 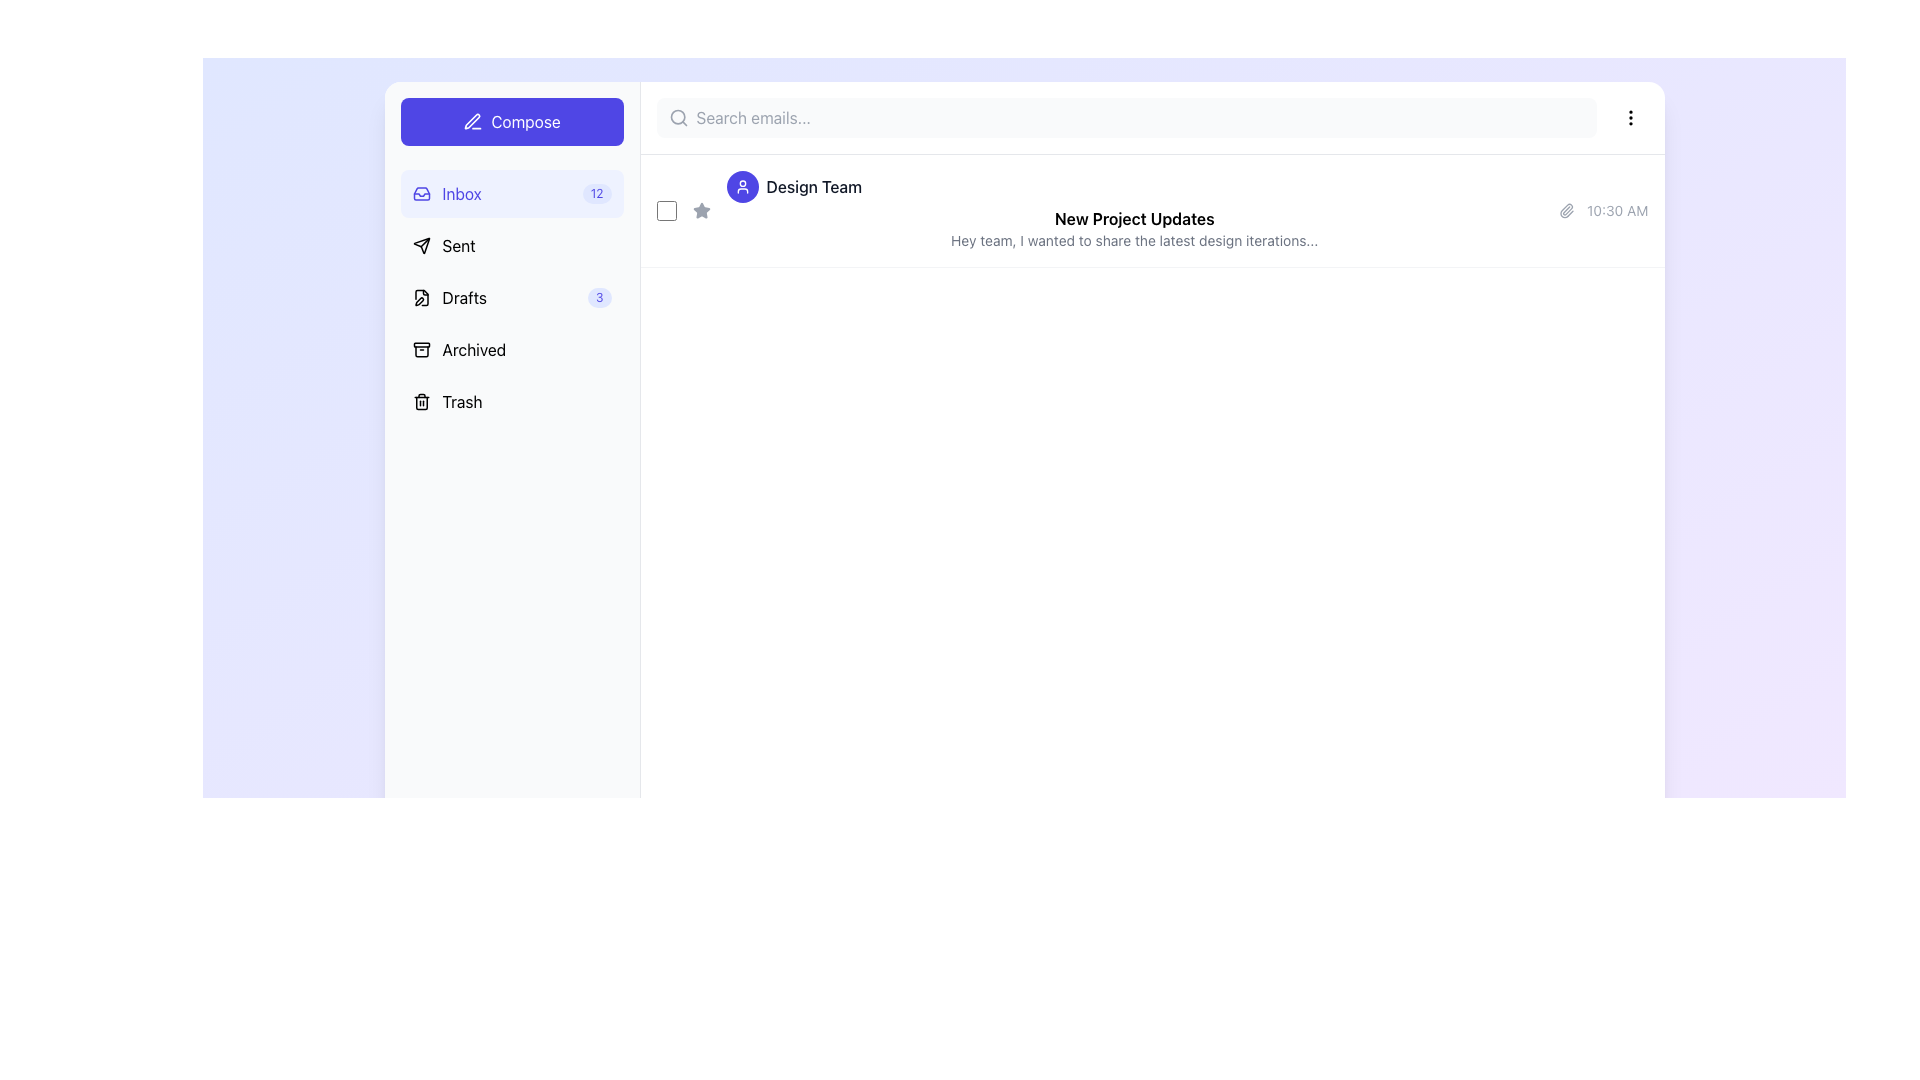 I want to click on the star icon, which is a gray five-pointed star located adjacent to the checkbox and slightly to the left of the user avatar icon, so click(x=701, y=210).